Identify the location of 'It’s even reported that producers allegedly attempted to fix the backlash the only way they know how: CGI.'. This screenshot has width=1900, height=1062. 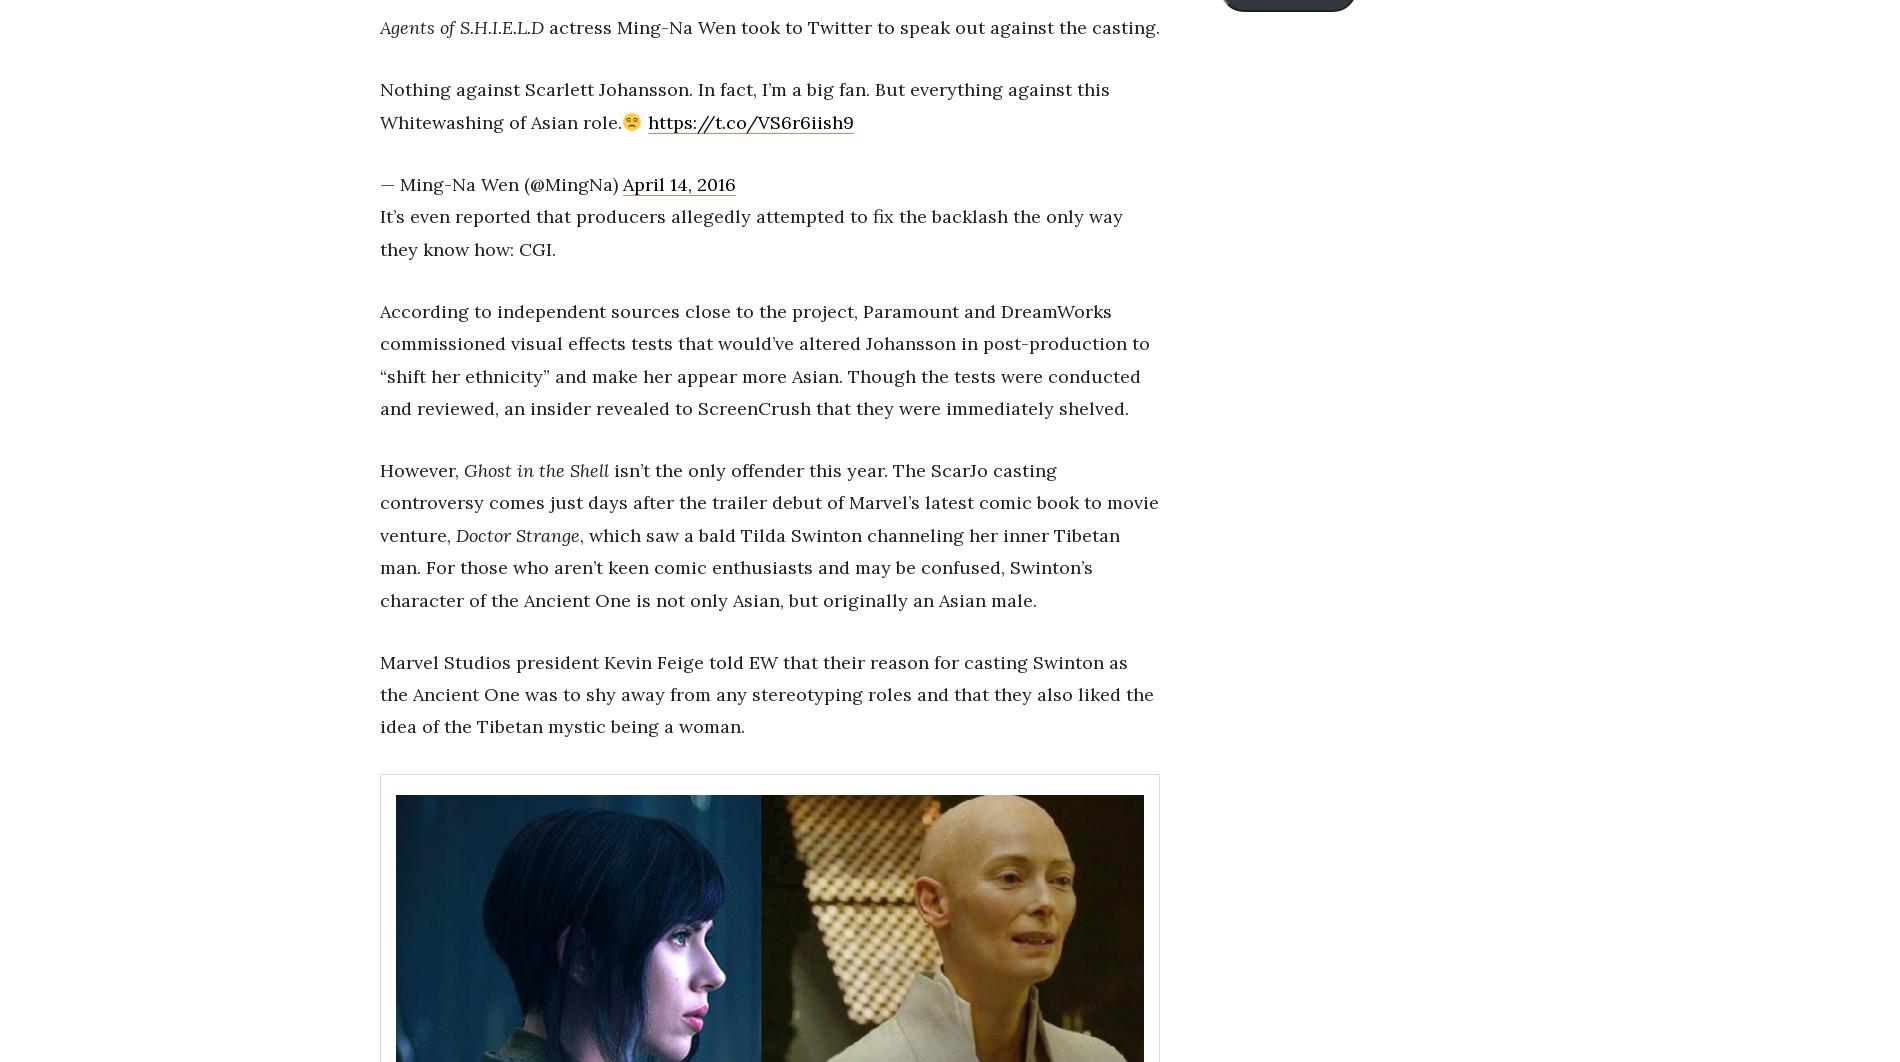
(750, 232).